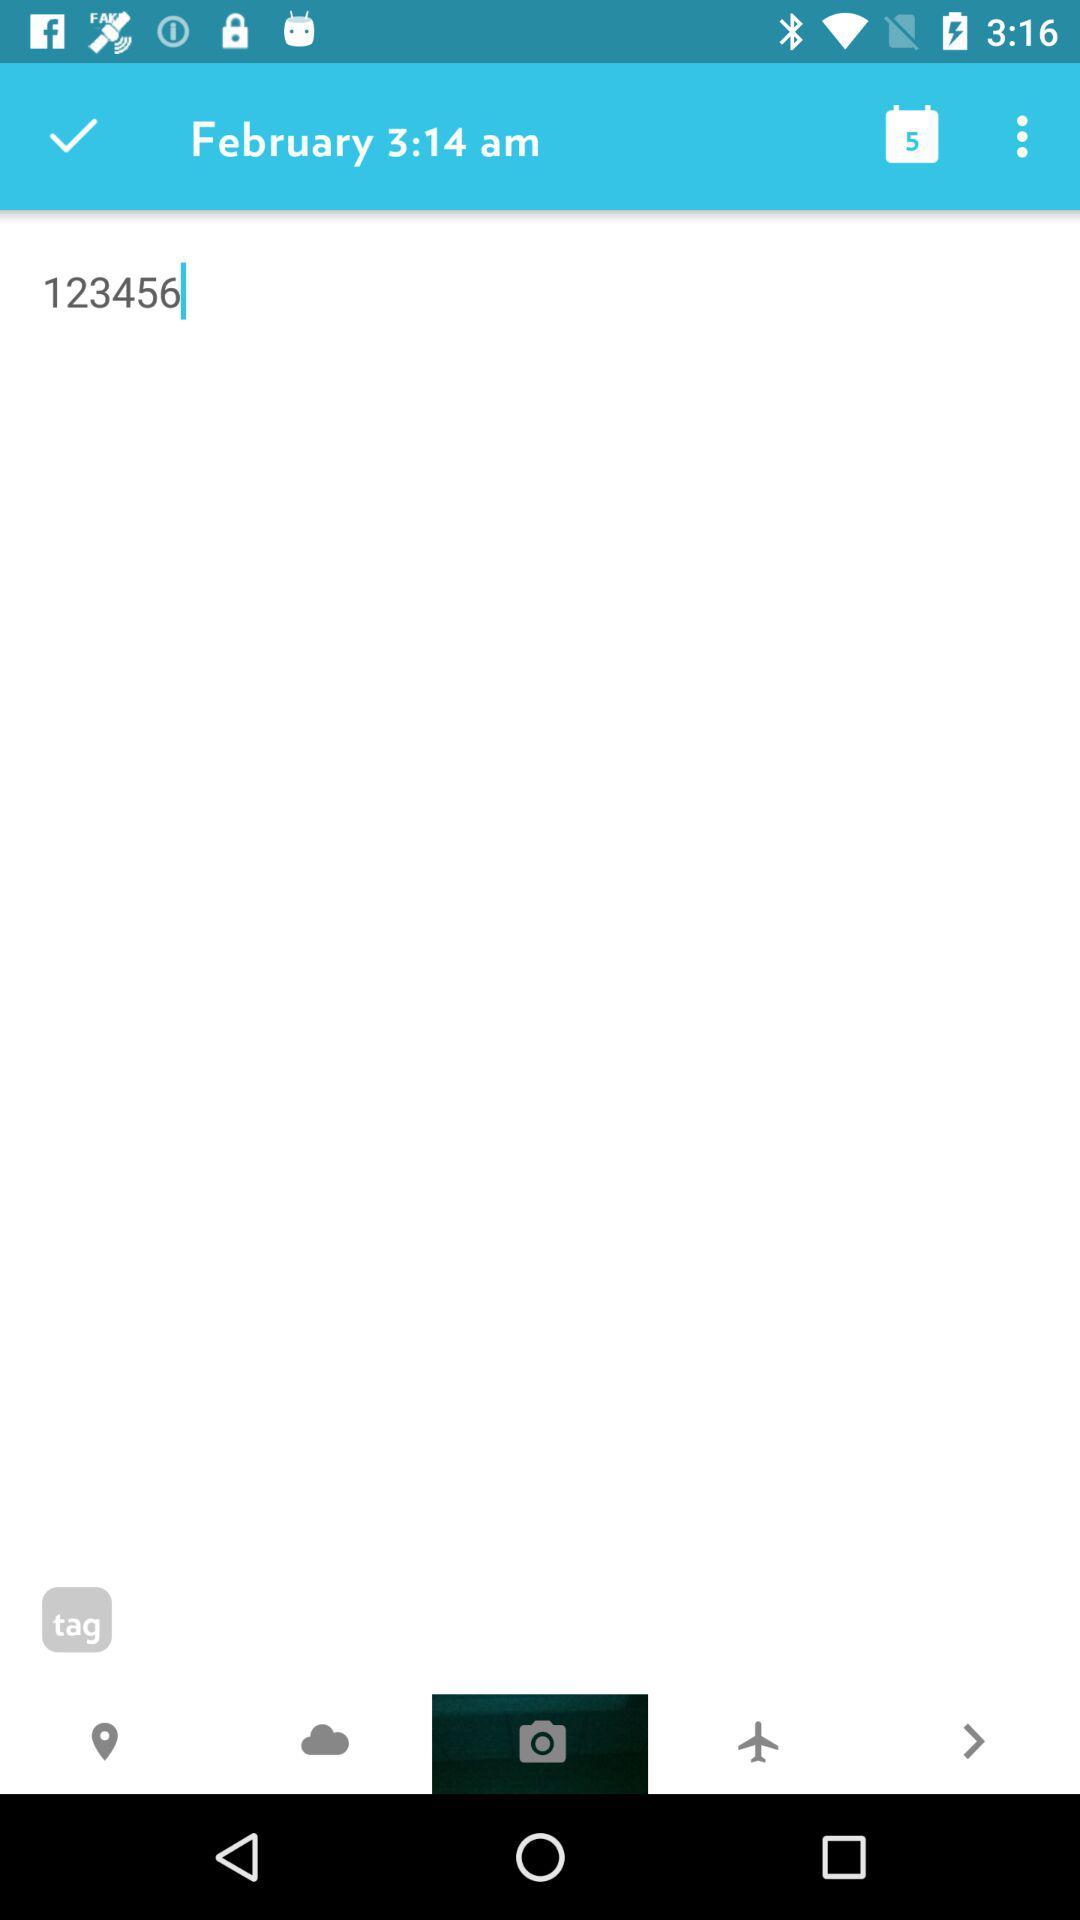 Image resolution: width=1080 pixels, height=1920 pixels. Describe the element at coordinates (72, 135) in the screenshot. I see `item next to the february 3 14 icon` at that location.